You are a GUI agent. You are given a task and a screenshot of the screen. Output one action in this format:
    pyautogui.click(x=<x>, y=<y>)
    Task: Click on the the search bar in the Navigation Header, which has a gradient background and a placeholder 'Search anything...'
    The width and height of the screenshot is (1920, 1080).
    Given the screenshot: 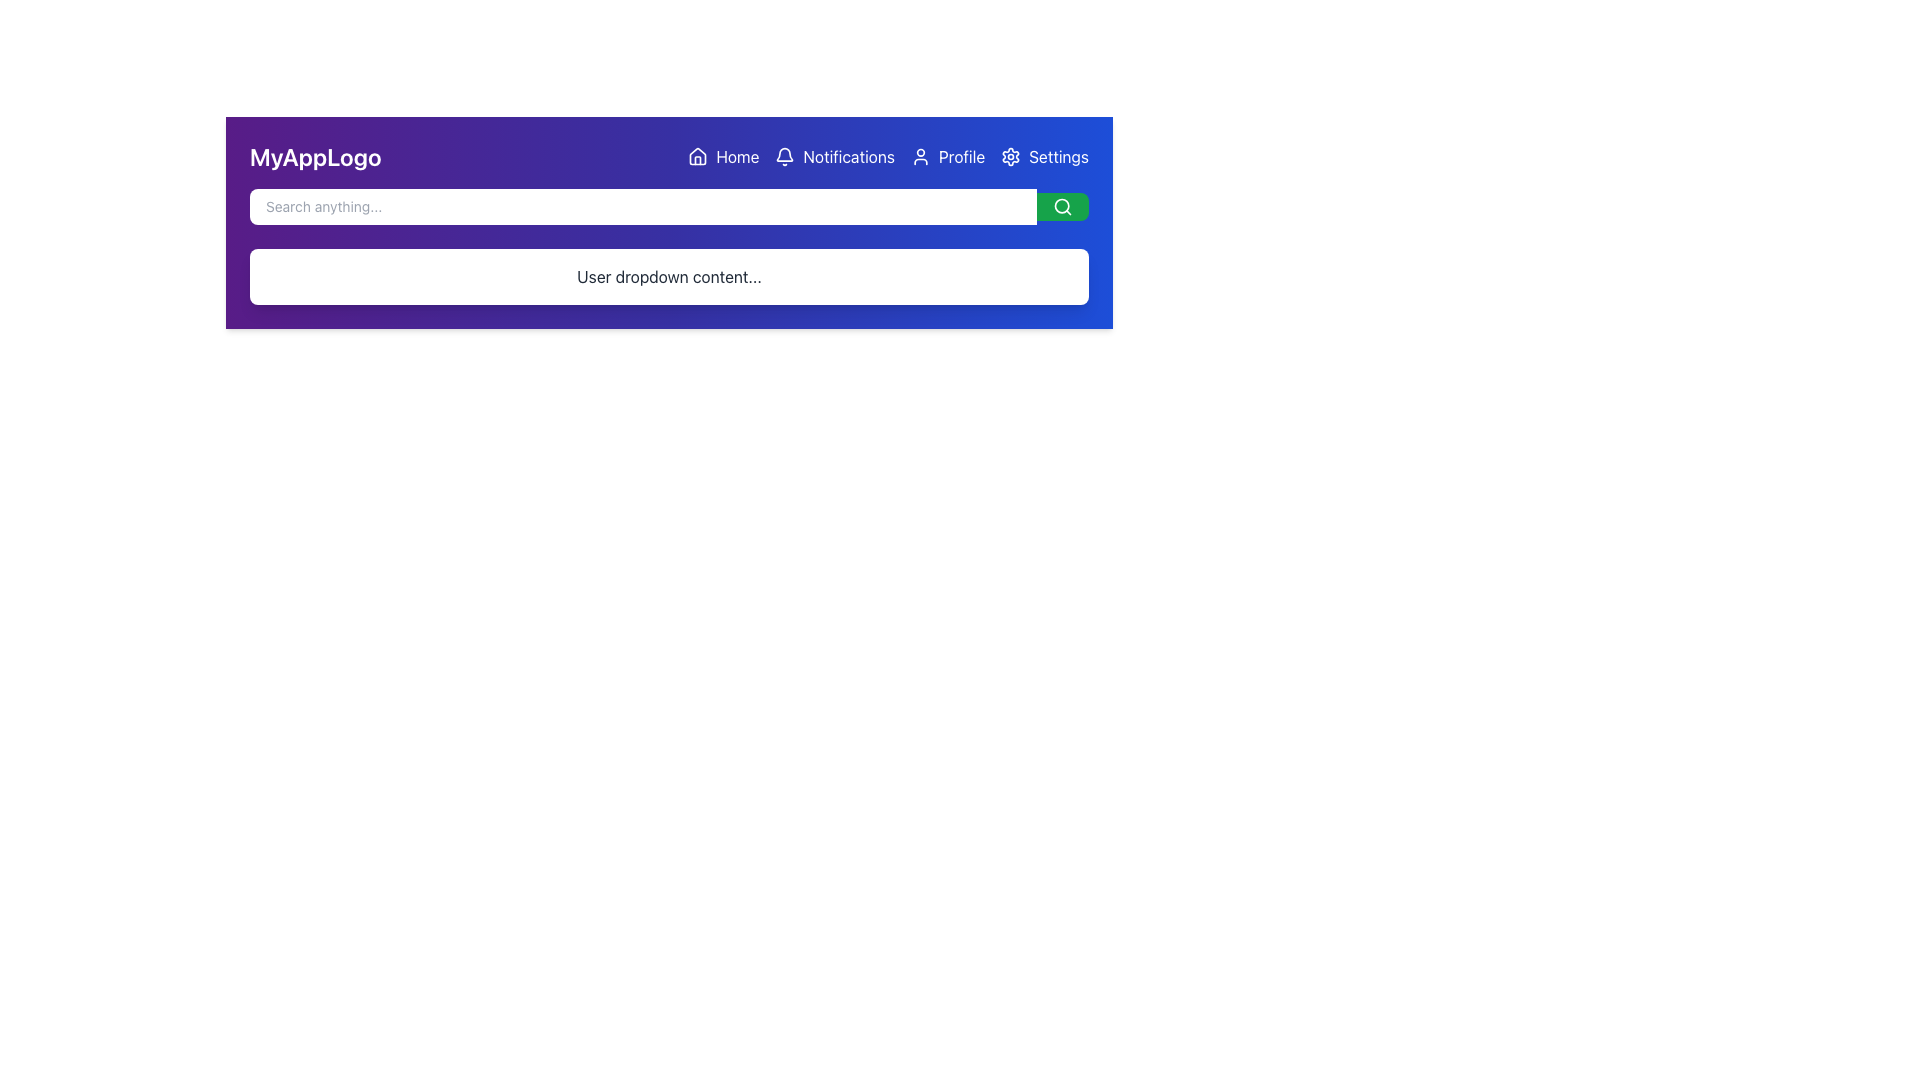 What is the action you would take?
    pyautogui.click(x=669, y=223)
    